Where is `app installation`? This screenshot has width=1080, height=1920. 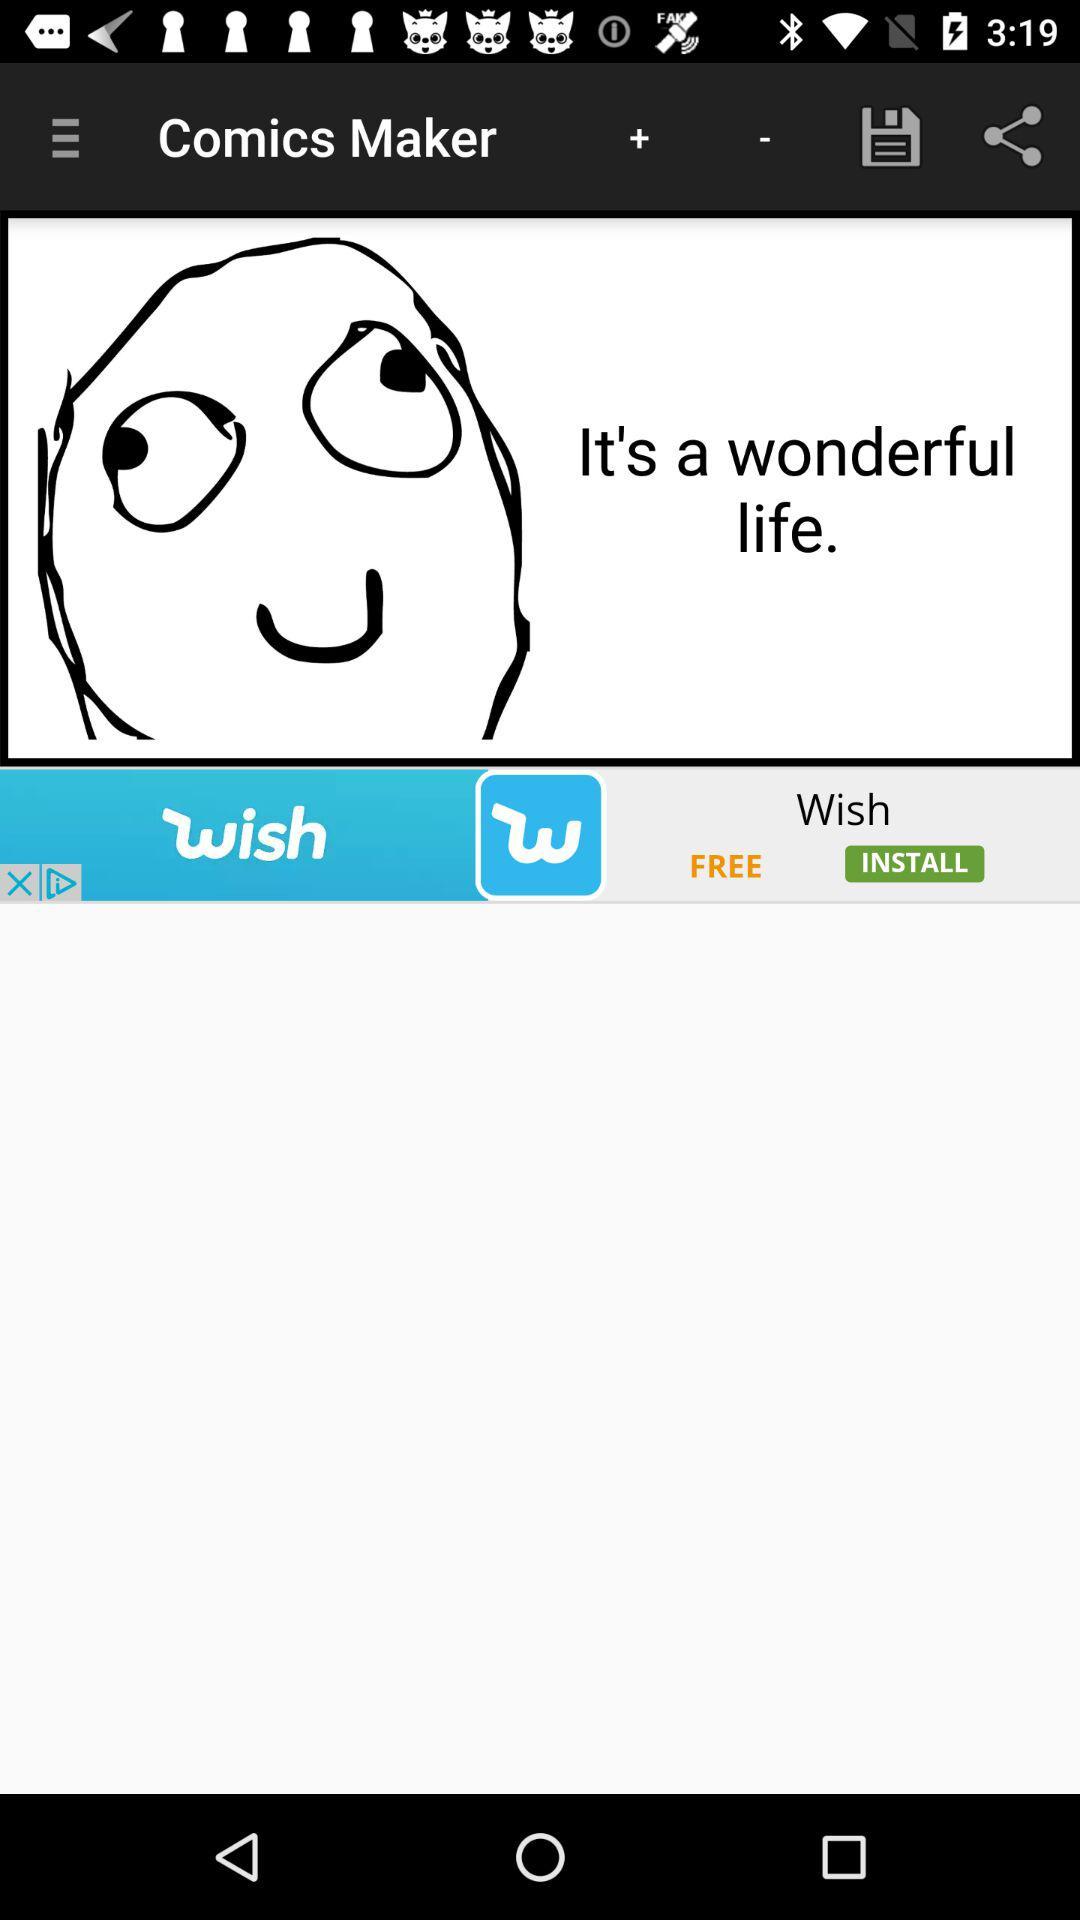 app installation is located at coordinates (540, 835).